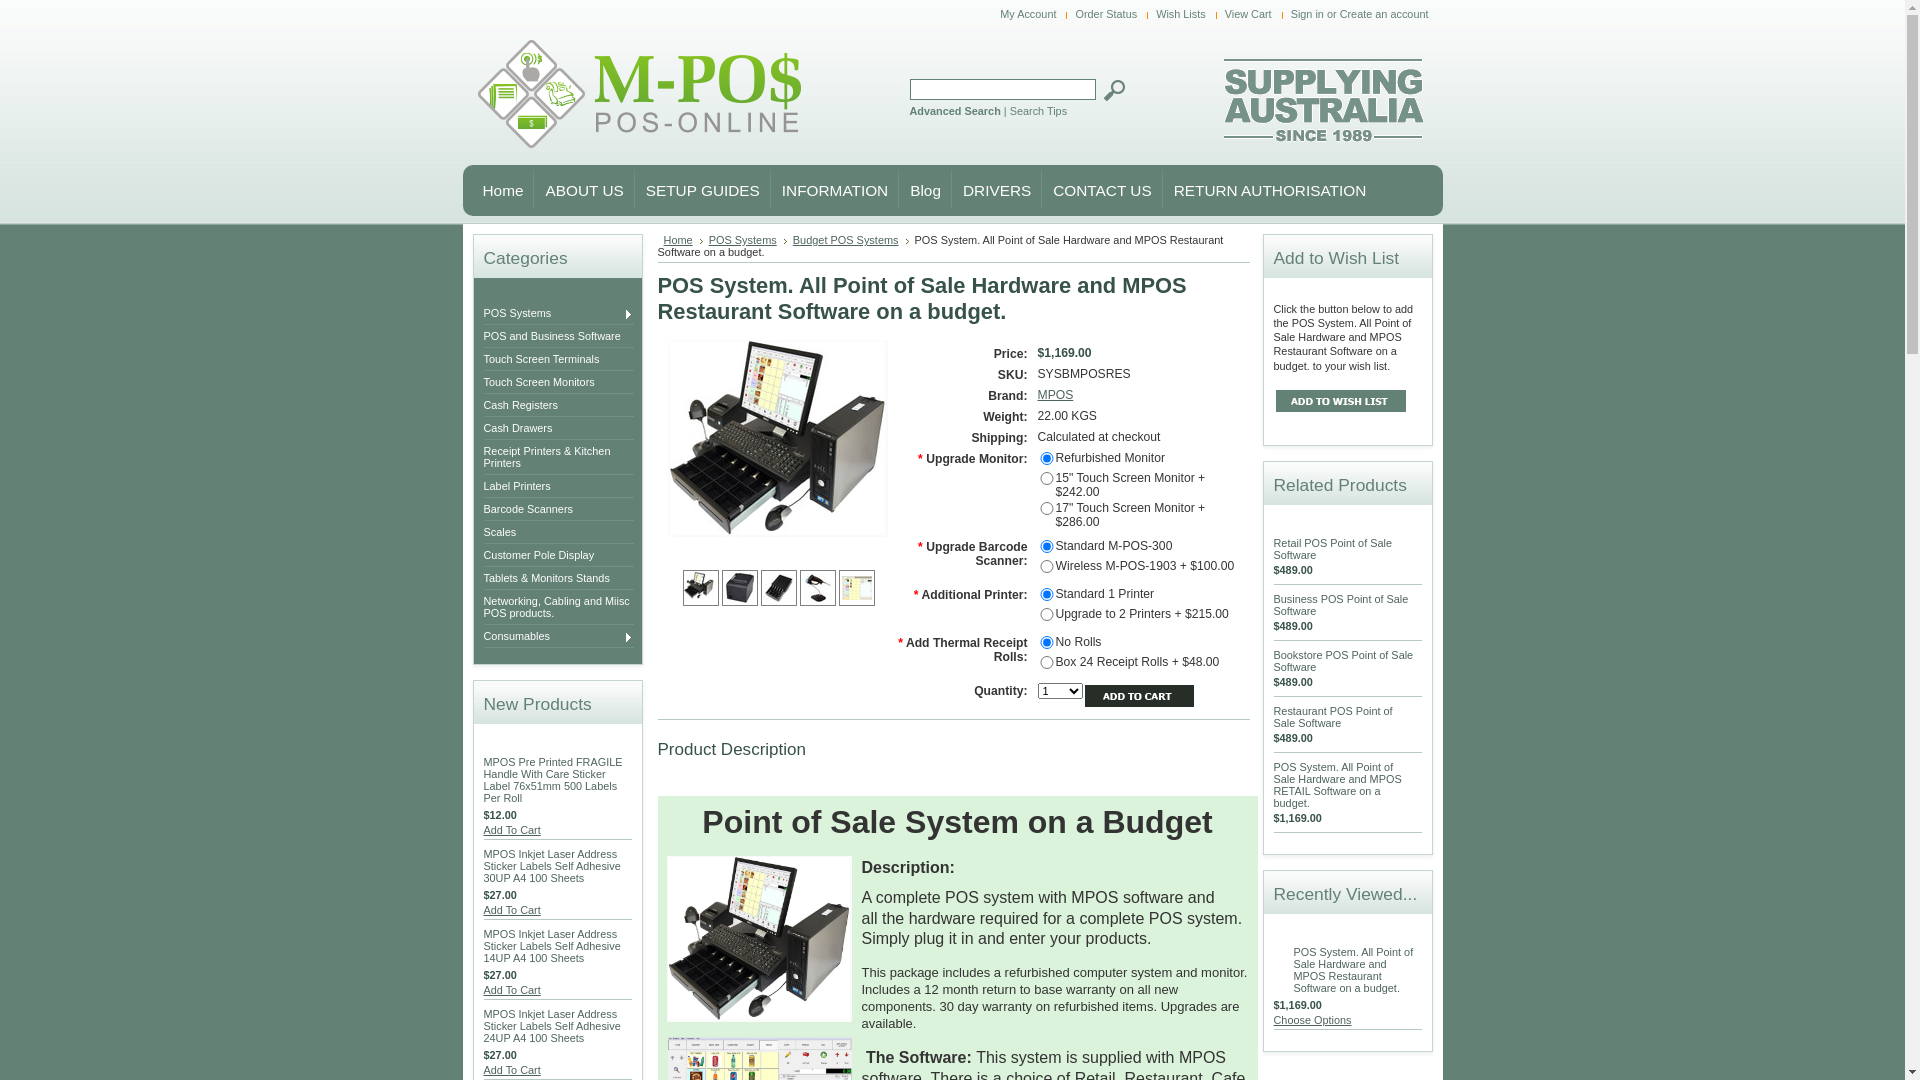 The height and width of the screenshot is (1080, 1920). Describe the element at coordinates (1307, 14) in the screenshot. I see `'Sign in'` at that location.